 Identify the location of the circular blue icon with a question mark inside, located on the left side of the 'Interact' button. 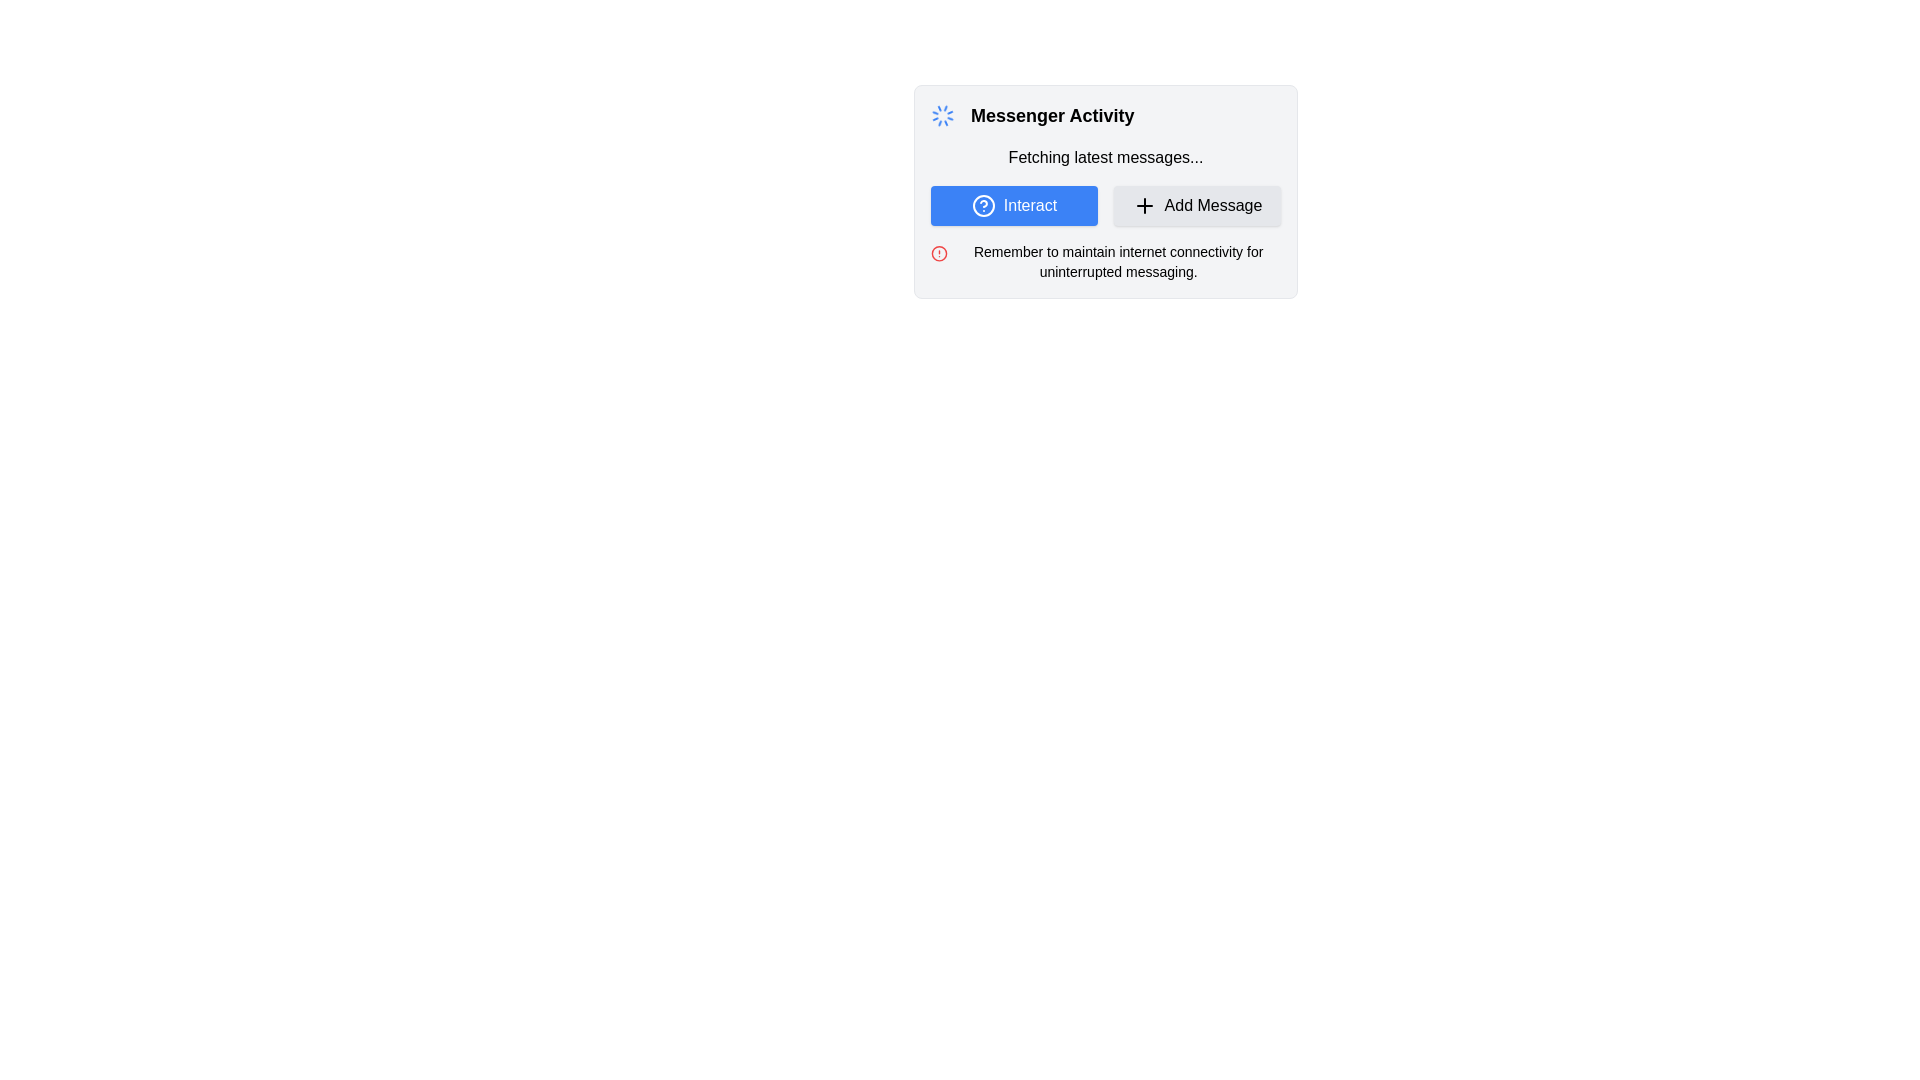
(983, 205).